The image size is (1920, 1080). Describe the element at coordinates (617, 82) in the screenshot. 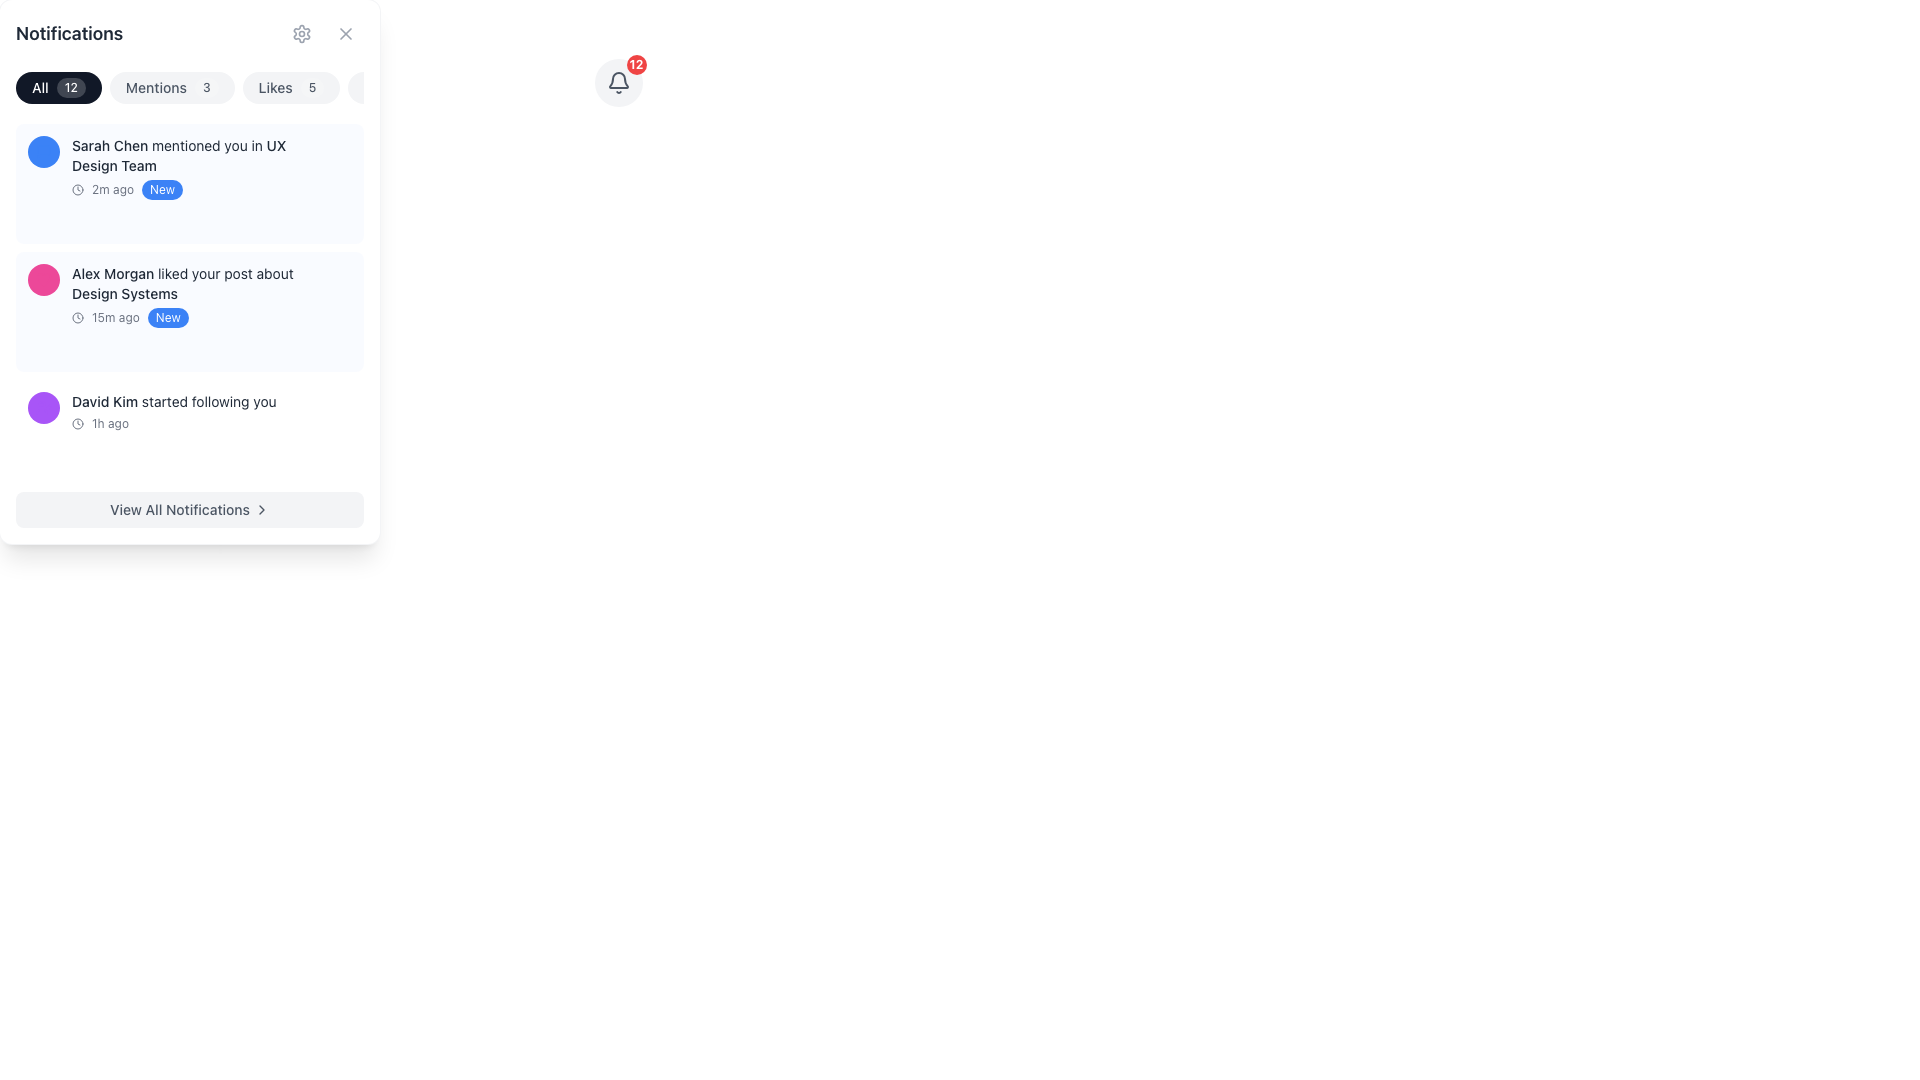

I see `the circular notification badge with a red background and white number '12', located at the top-right of the bell icon` at that location.